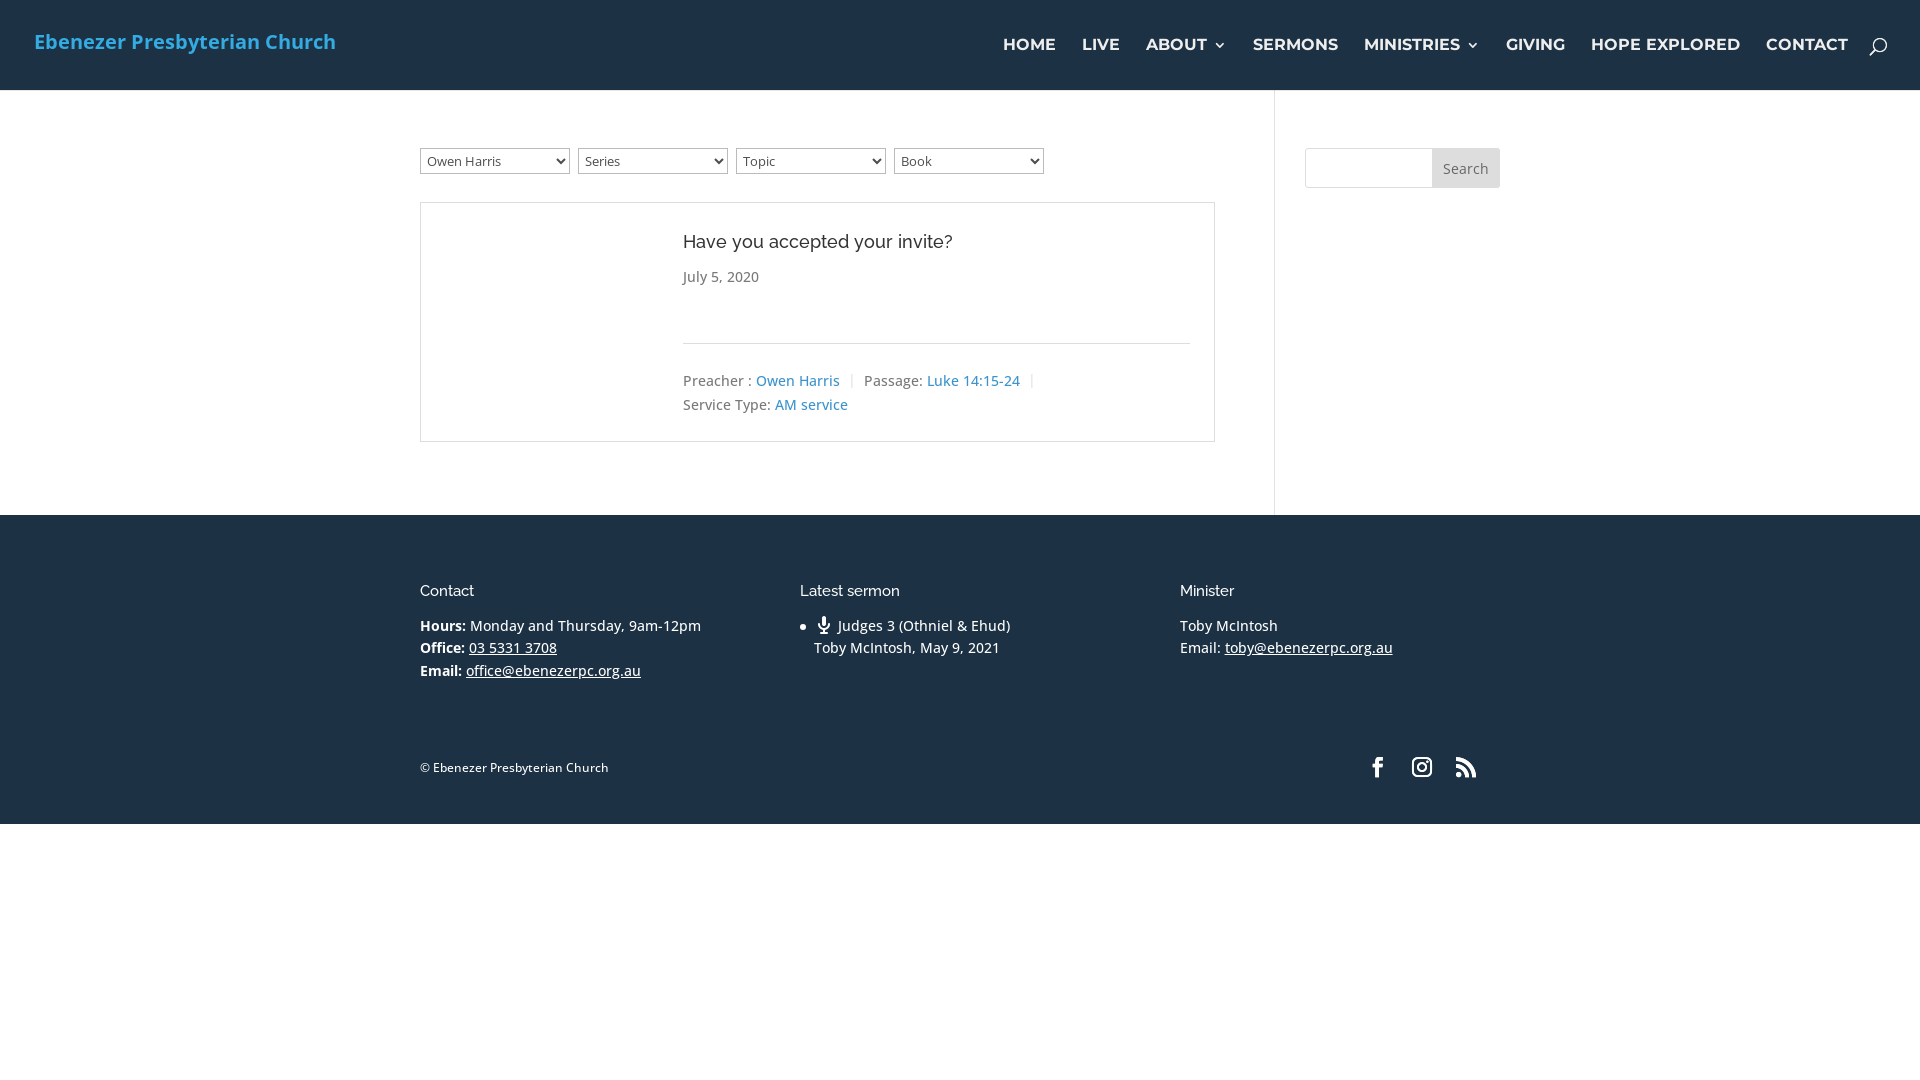 The height and width of the screenshot is (1080, 1920). I want to click on 'GIVING', so click(1534, 63).